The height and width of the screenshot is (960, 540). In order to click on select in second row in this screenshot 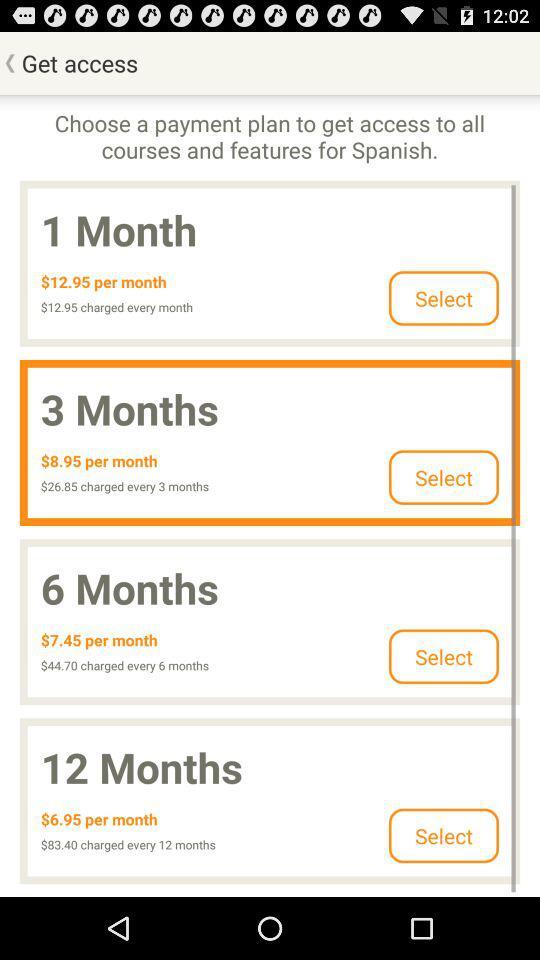, I will do `click(443, 477)`.